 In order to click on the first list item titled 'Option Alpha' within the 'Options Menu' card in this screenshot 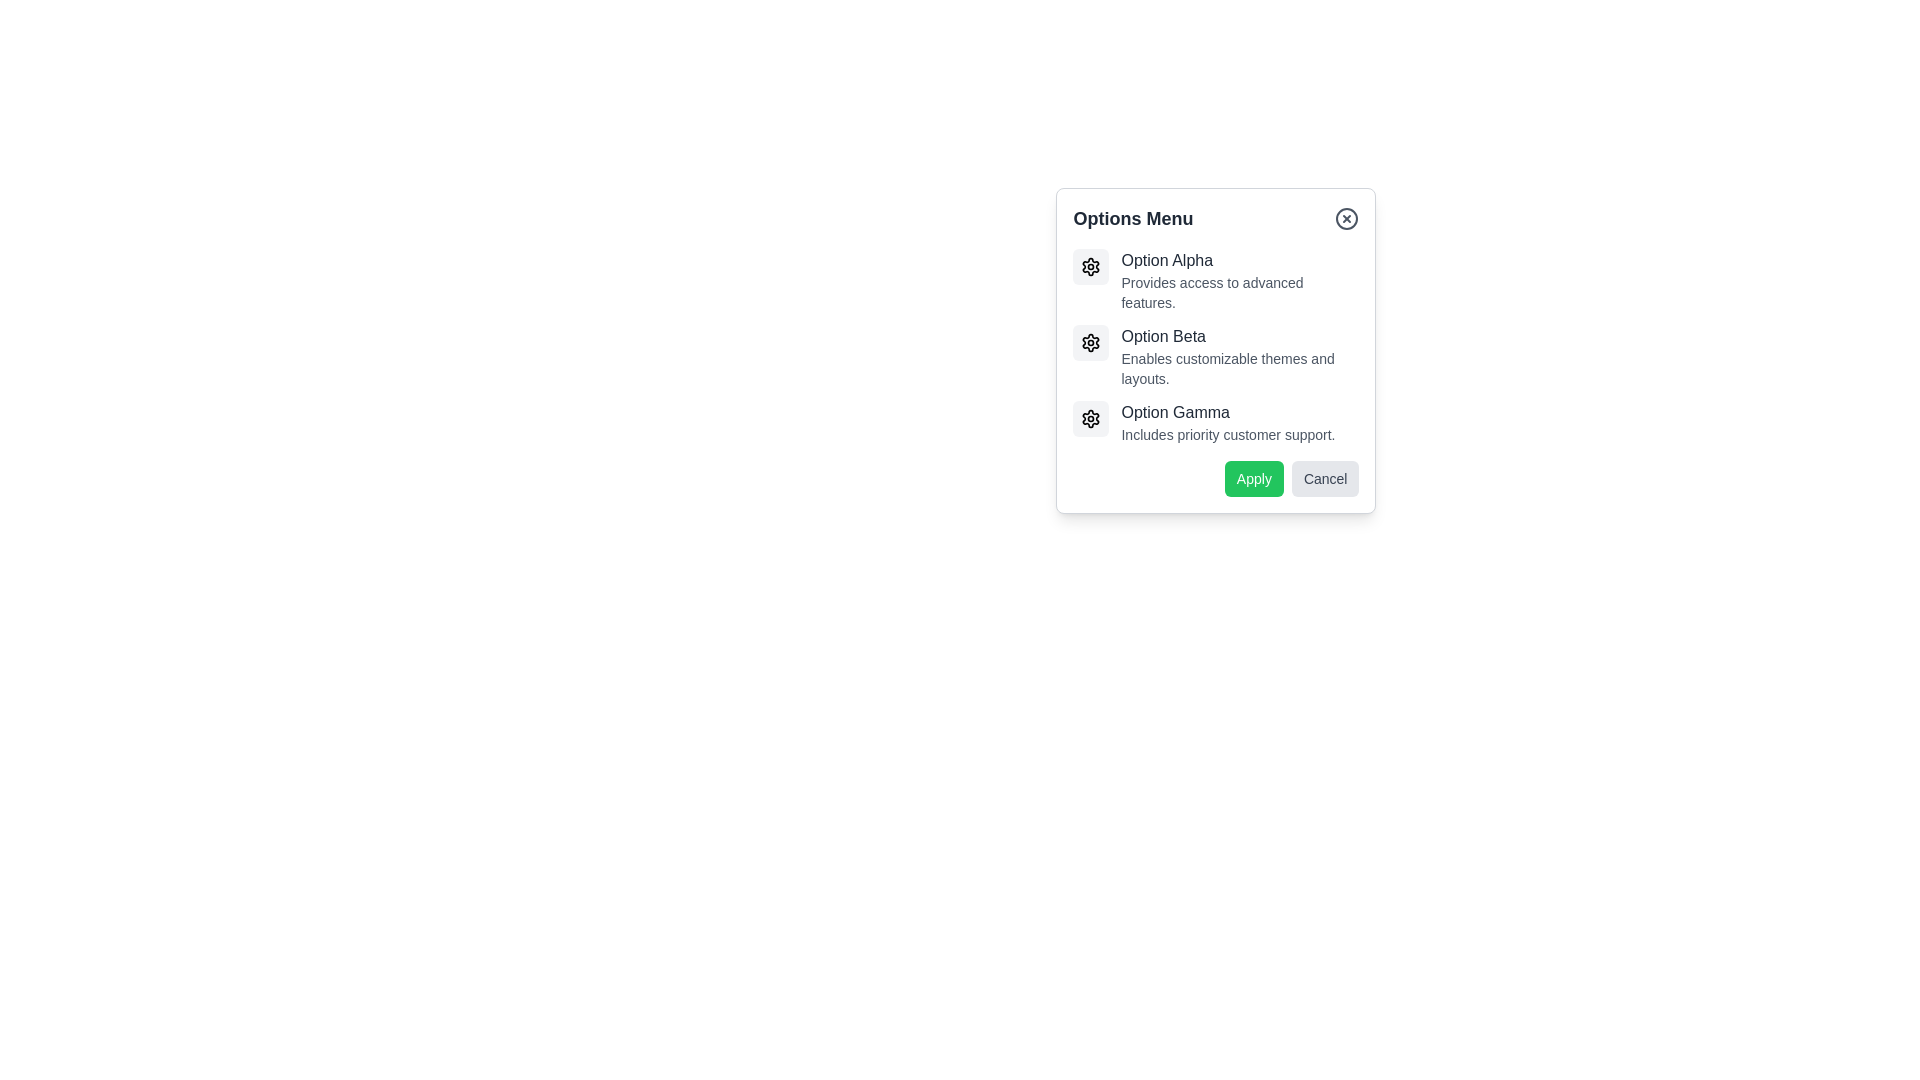, I will do `click(1239, 281)`.